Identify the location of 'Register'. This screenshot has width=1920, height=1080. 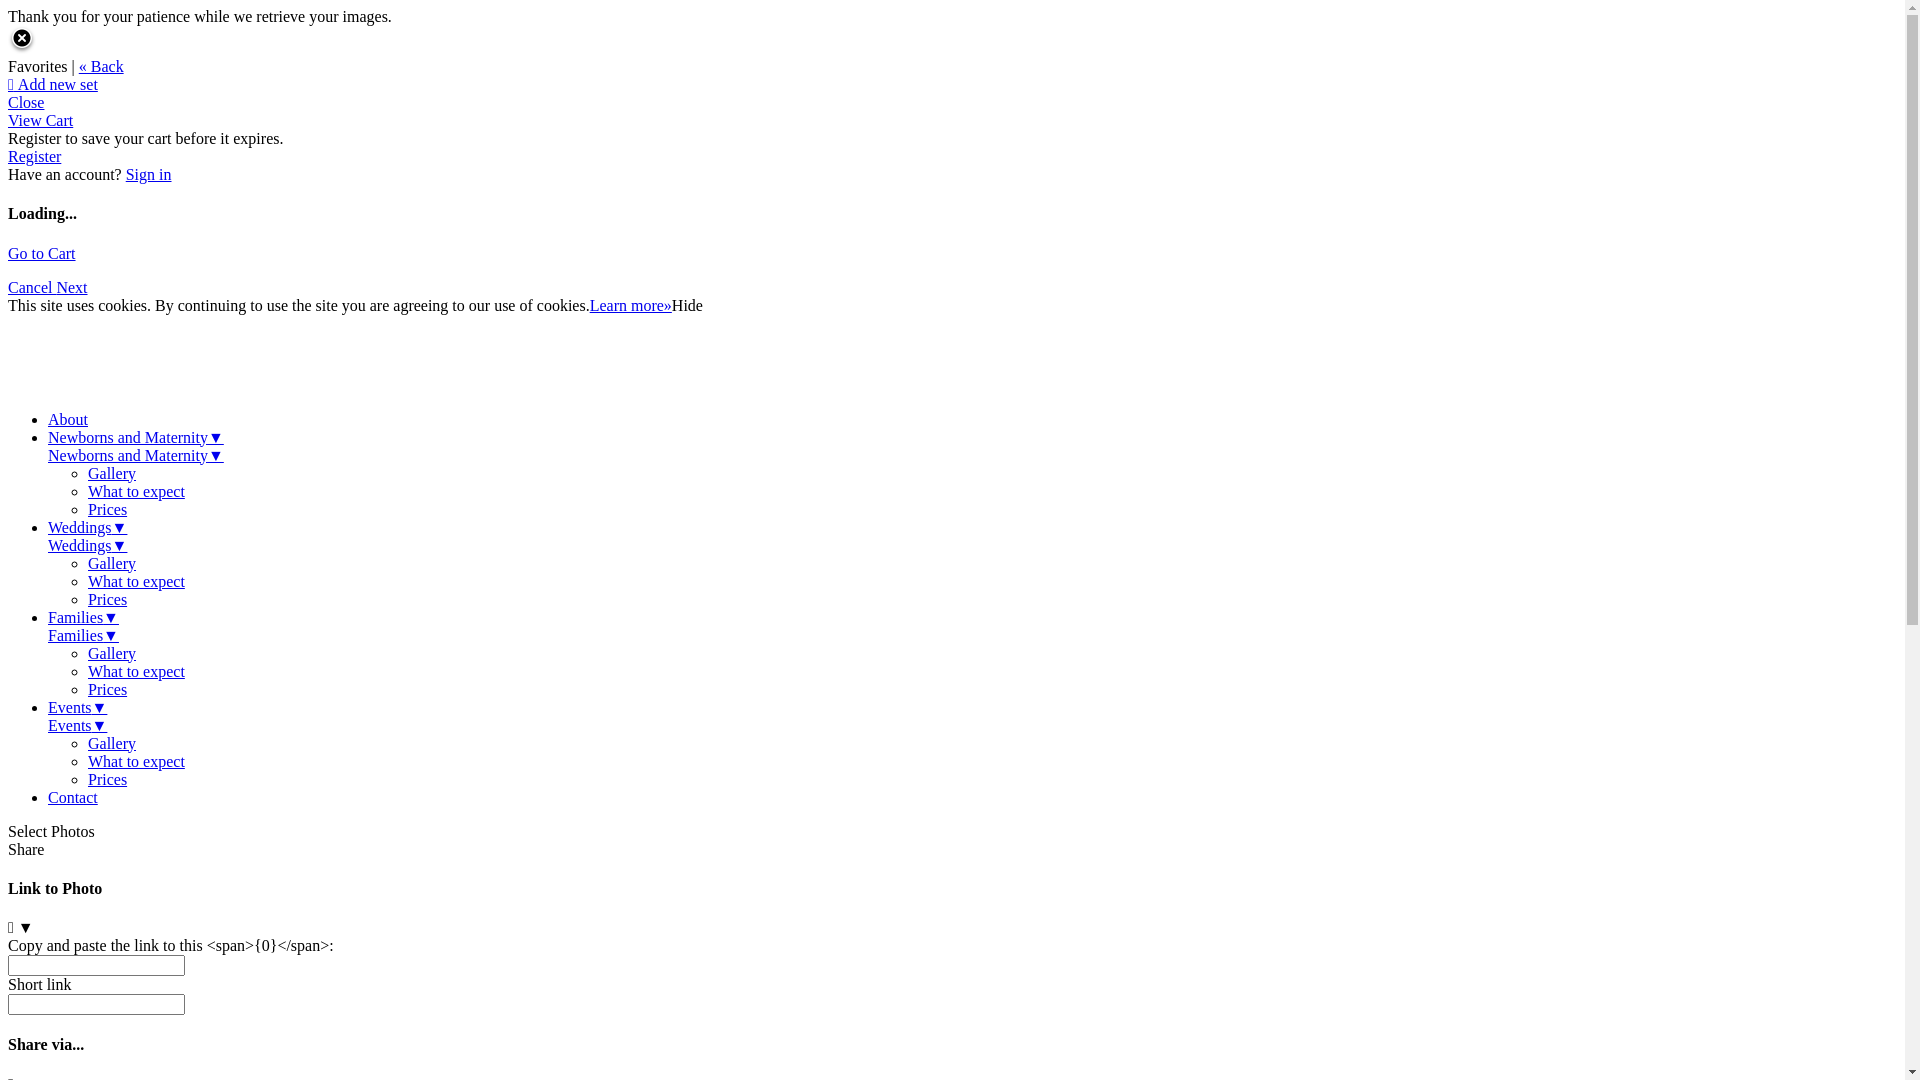
(8, 155).